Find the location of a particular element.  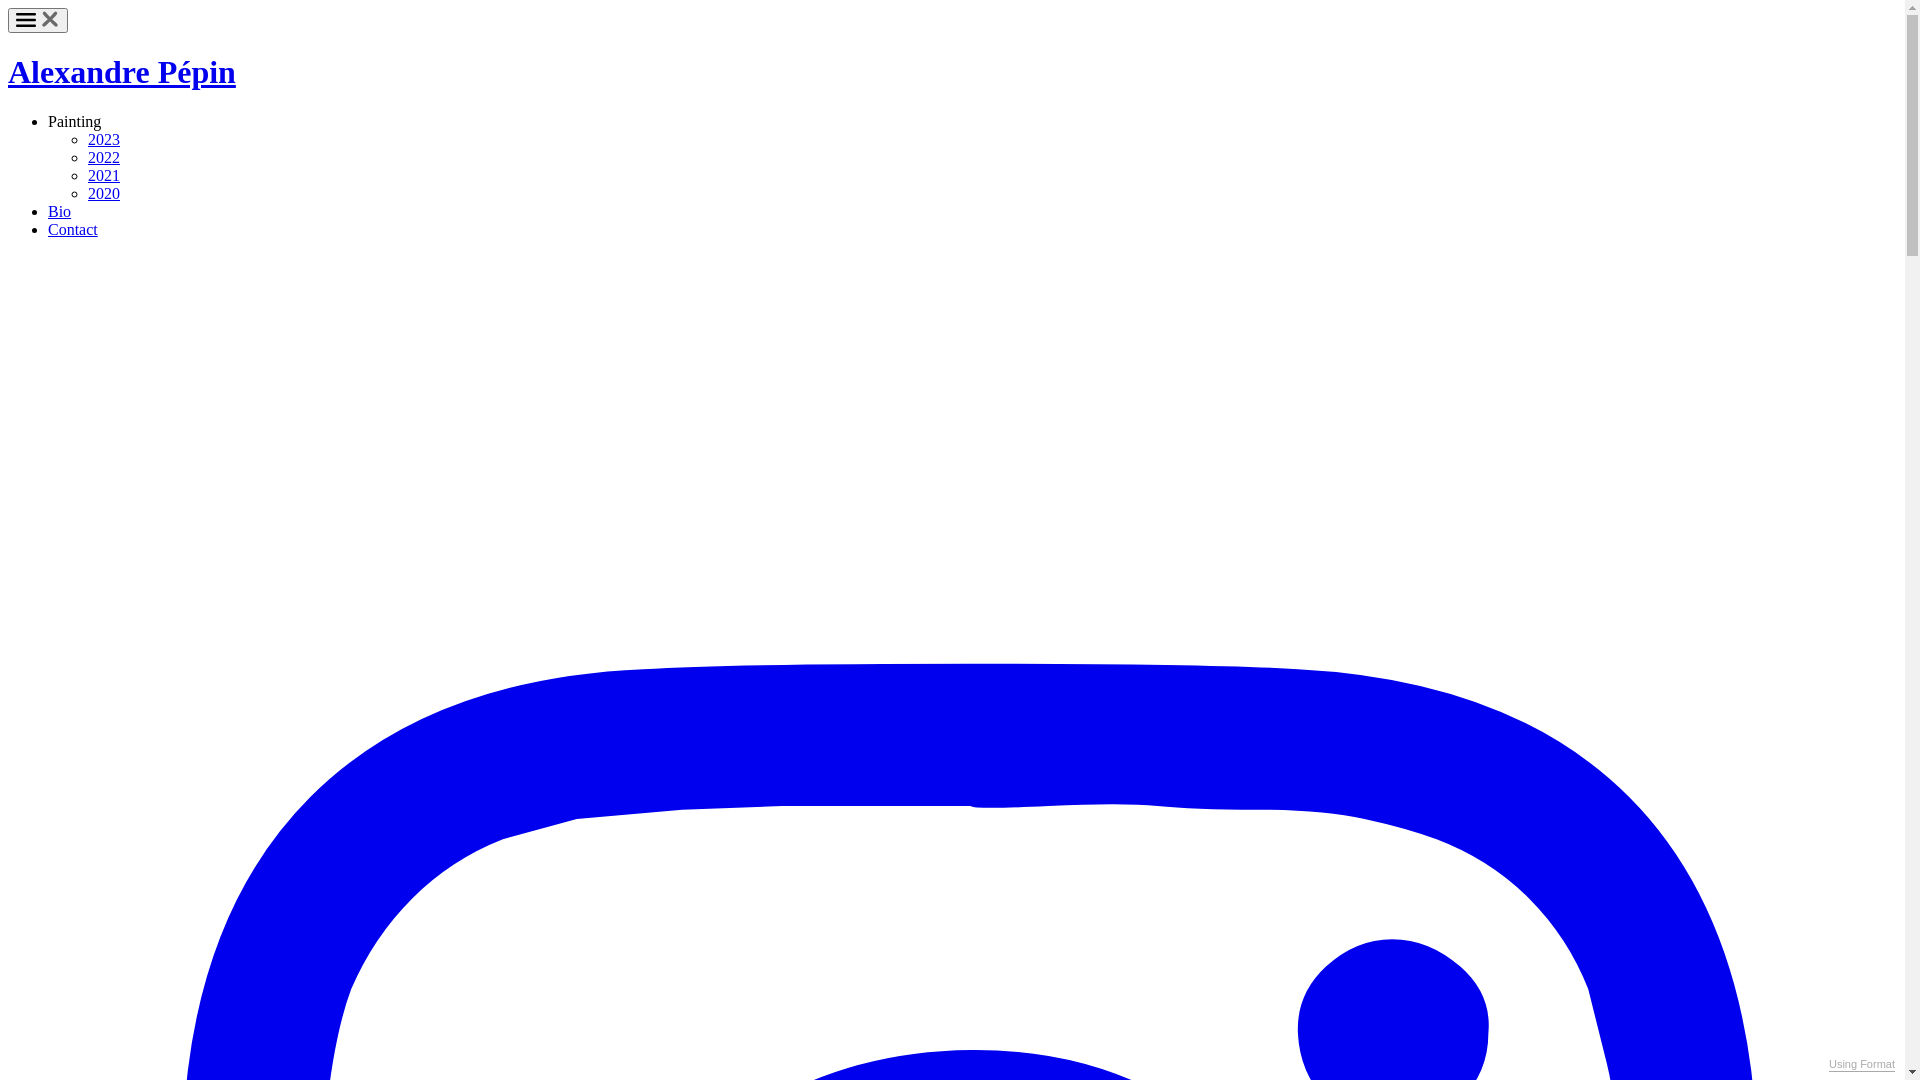

'2020' is located at coordinates (86, 193).